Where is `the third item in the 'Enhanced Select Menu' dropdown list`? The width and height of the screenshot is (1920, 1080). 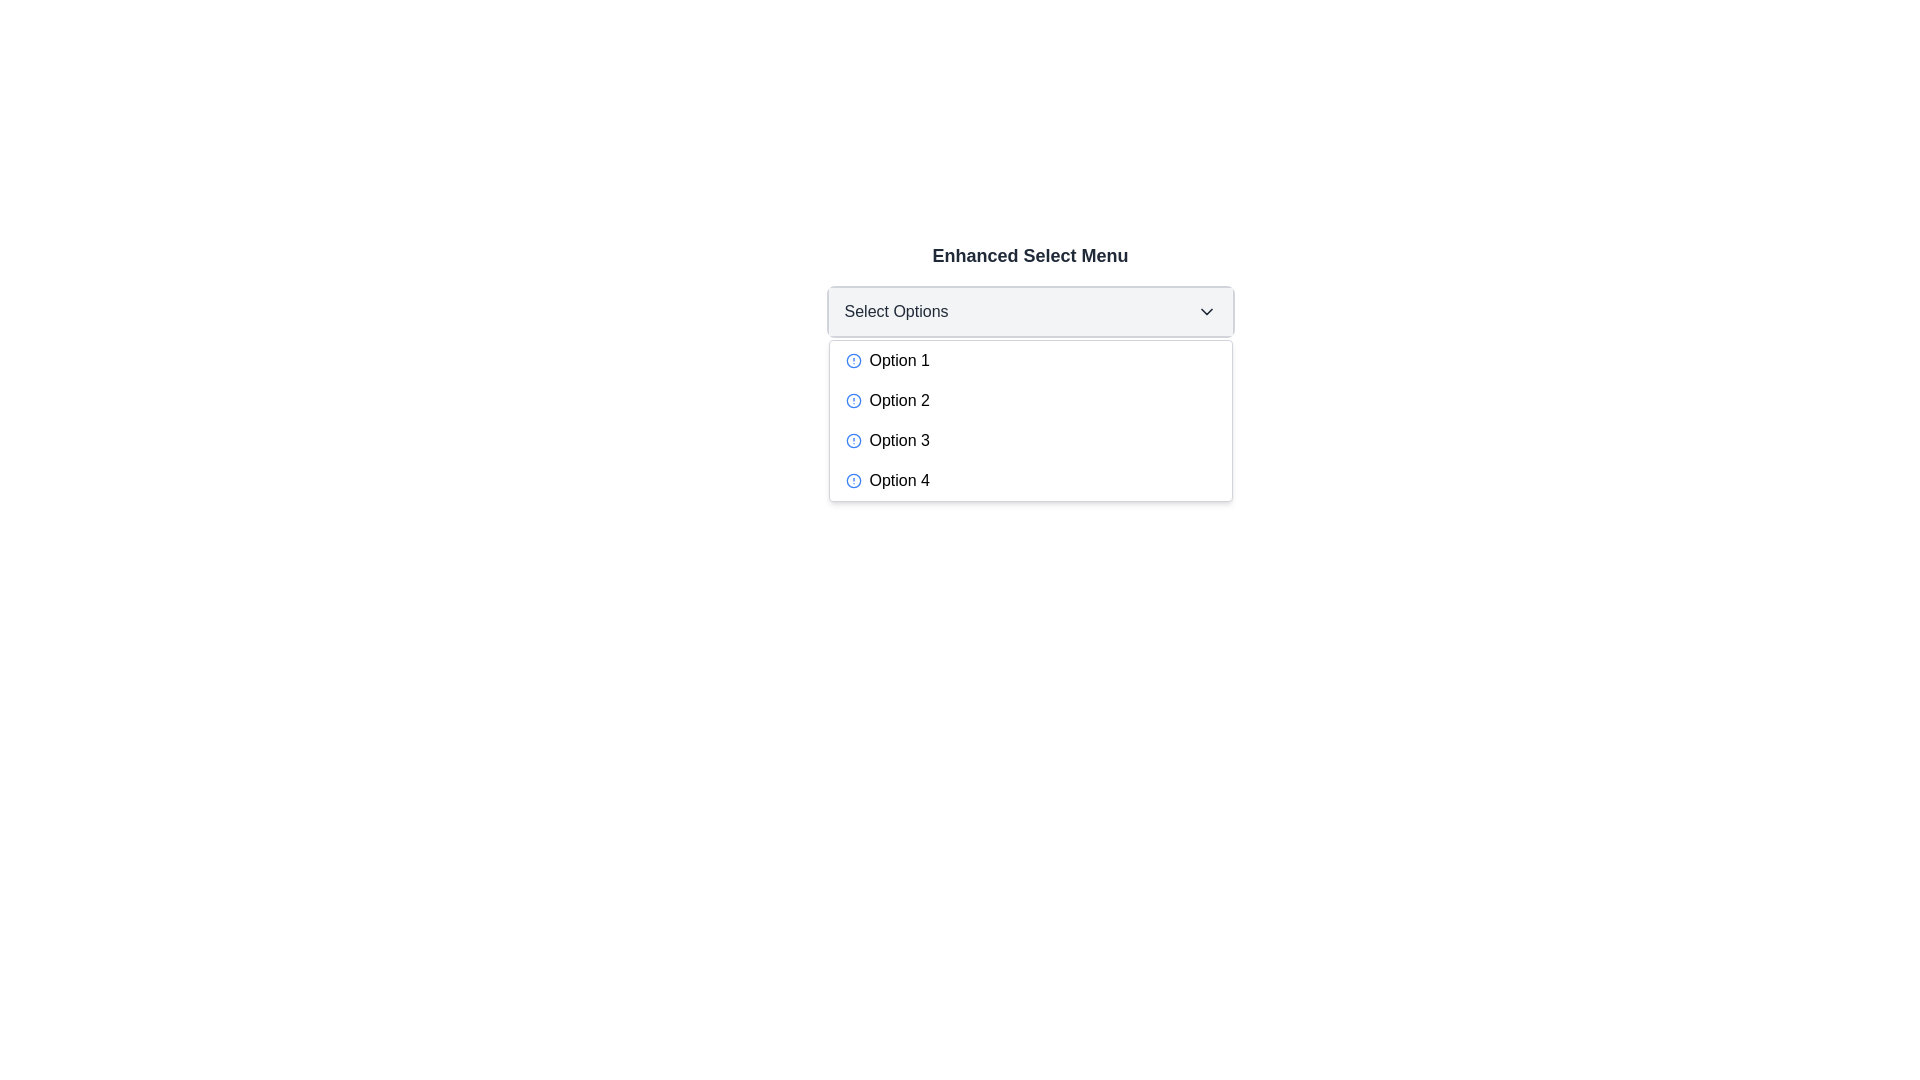 the third item in the 'Enhanced Select Menu' dropdown list is located at coordinates (886, 439).